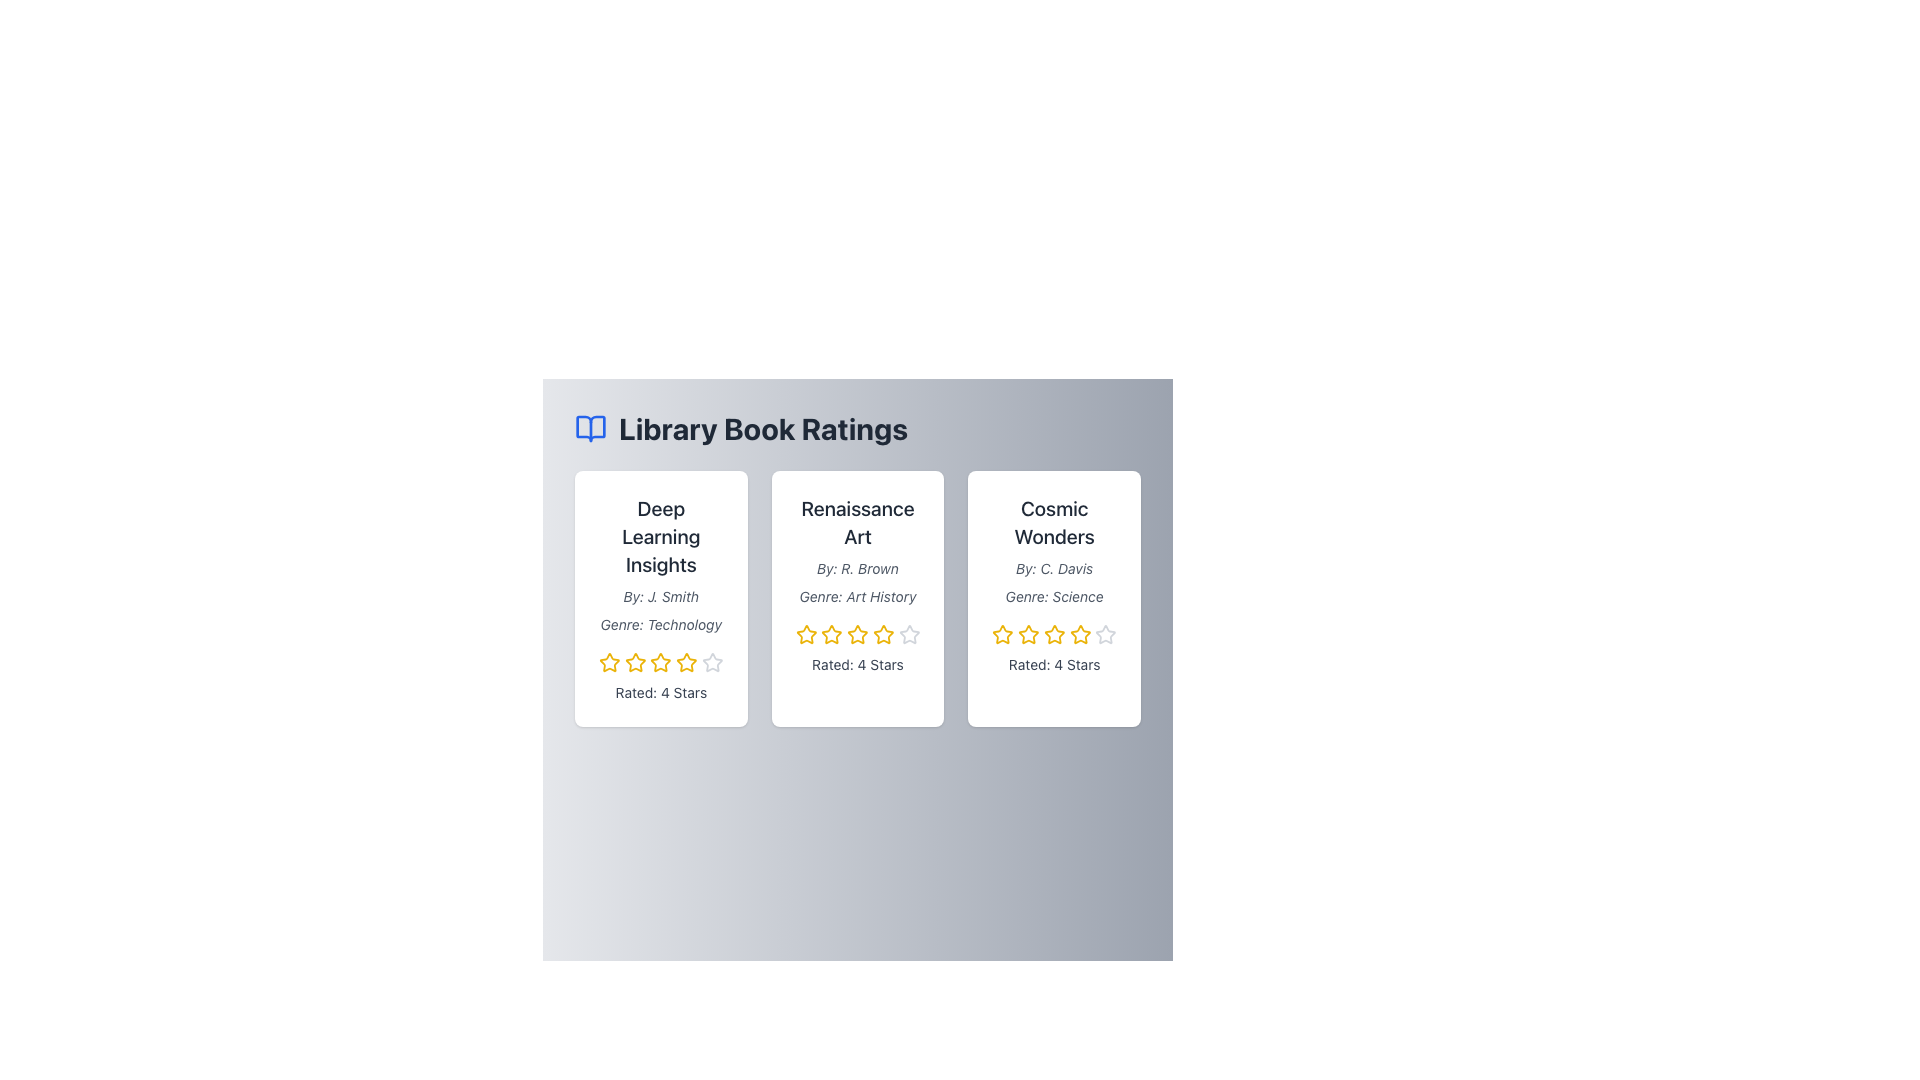 Image resolution: width=1920 pixels, height=1080 pixels. I want to click on the second star icon in the rating component of the 'Renaissance Art' card to provide a rating, so click(831, 635).